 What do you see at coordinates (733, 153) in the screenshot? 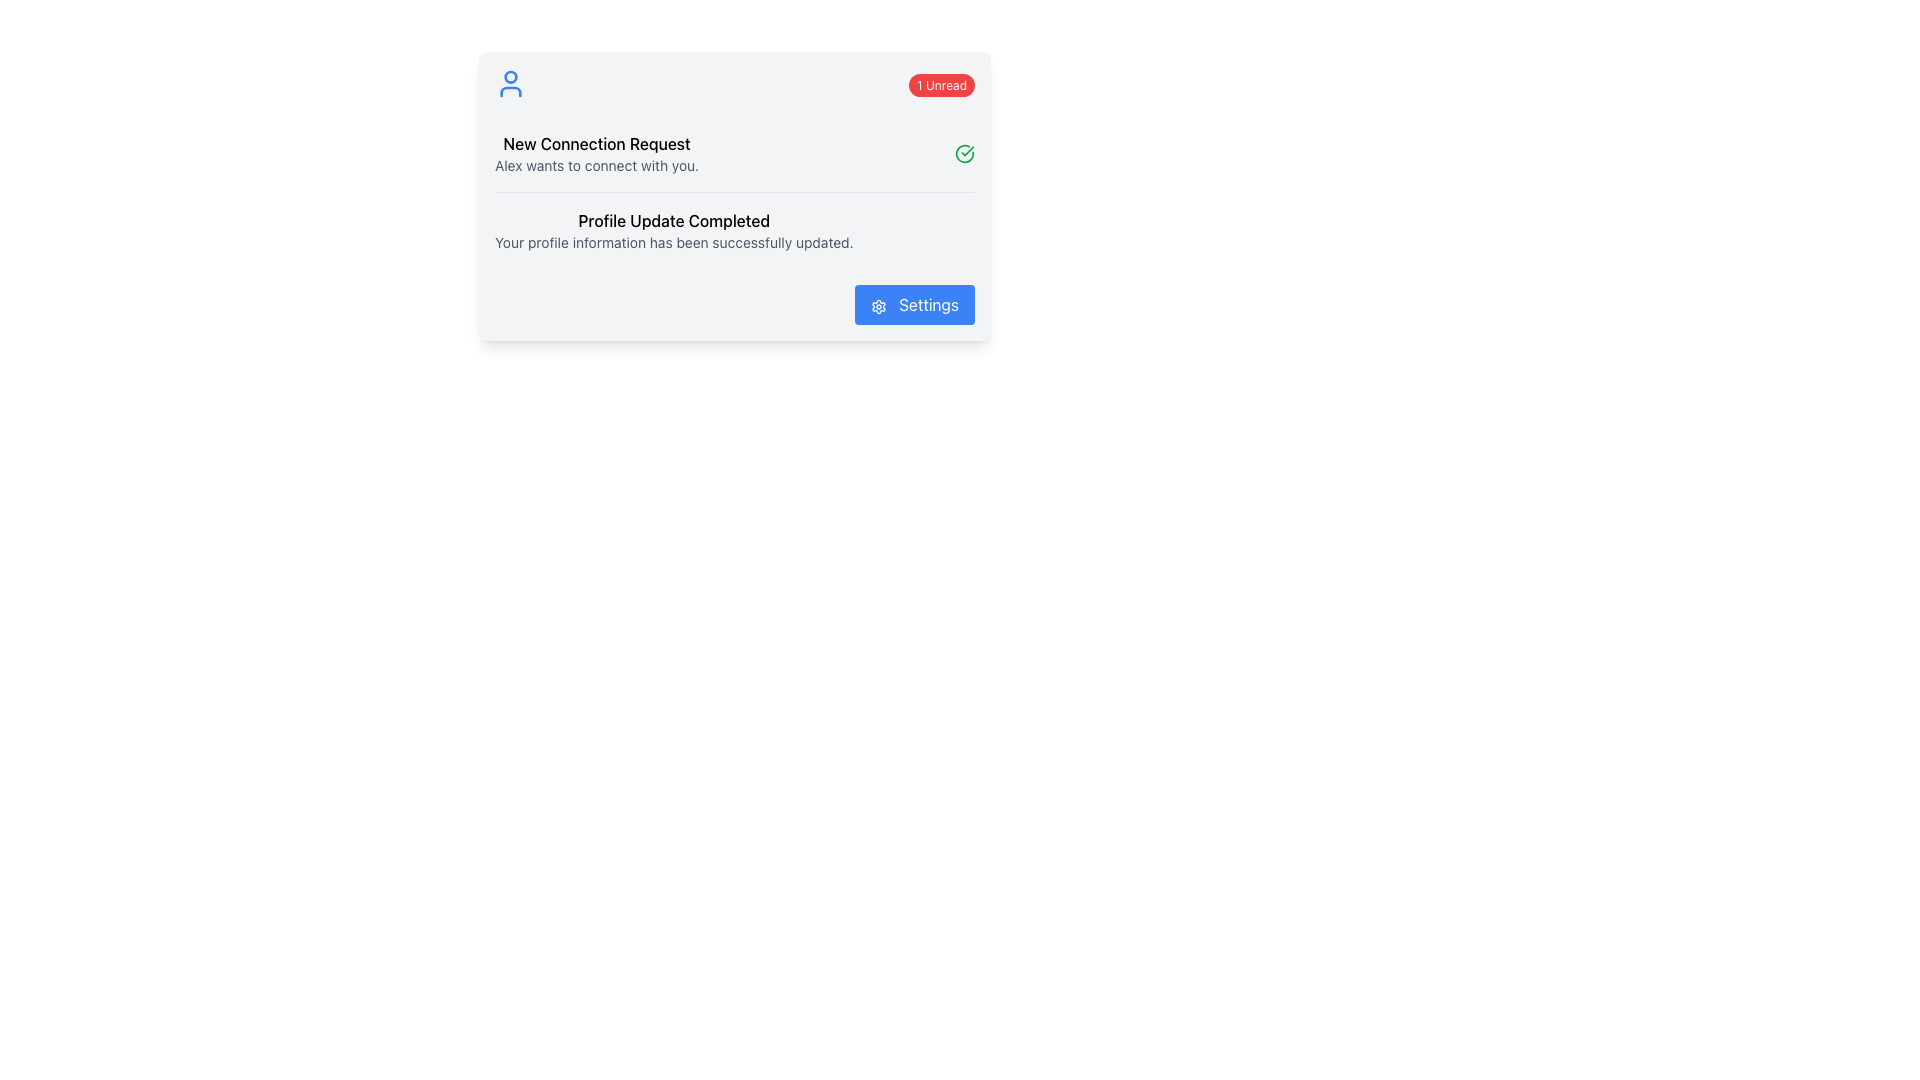
I see `the notification titled 'New Connection Request' that displays the message 'Alex wants to connect with you.'` at bounding box center [733, 153].